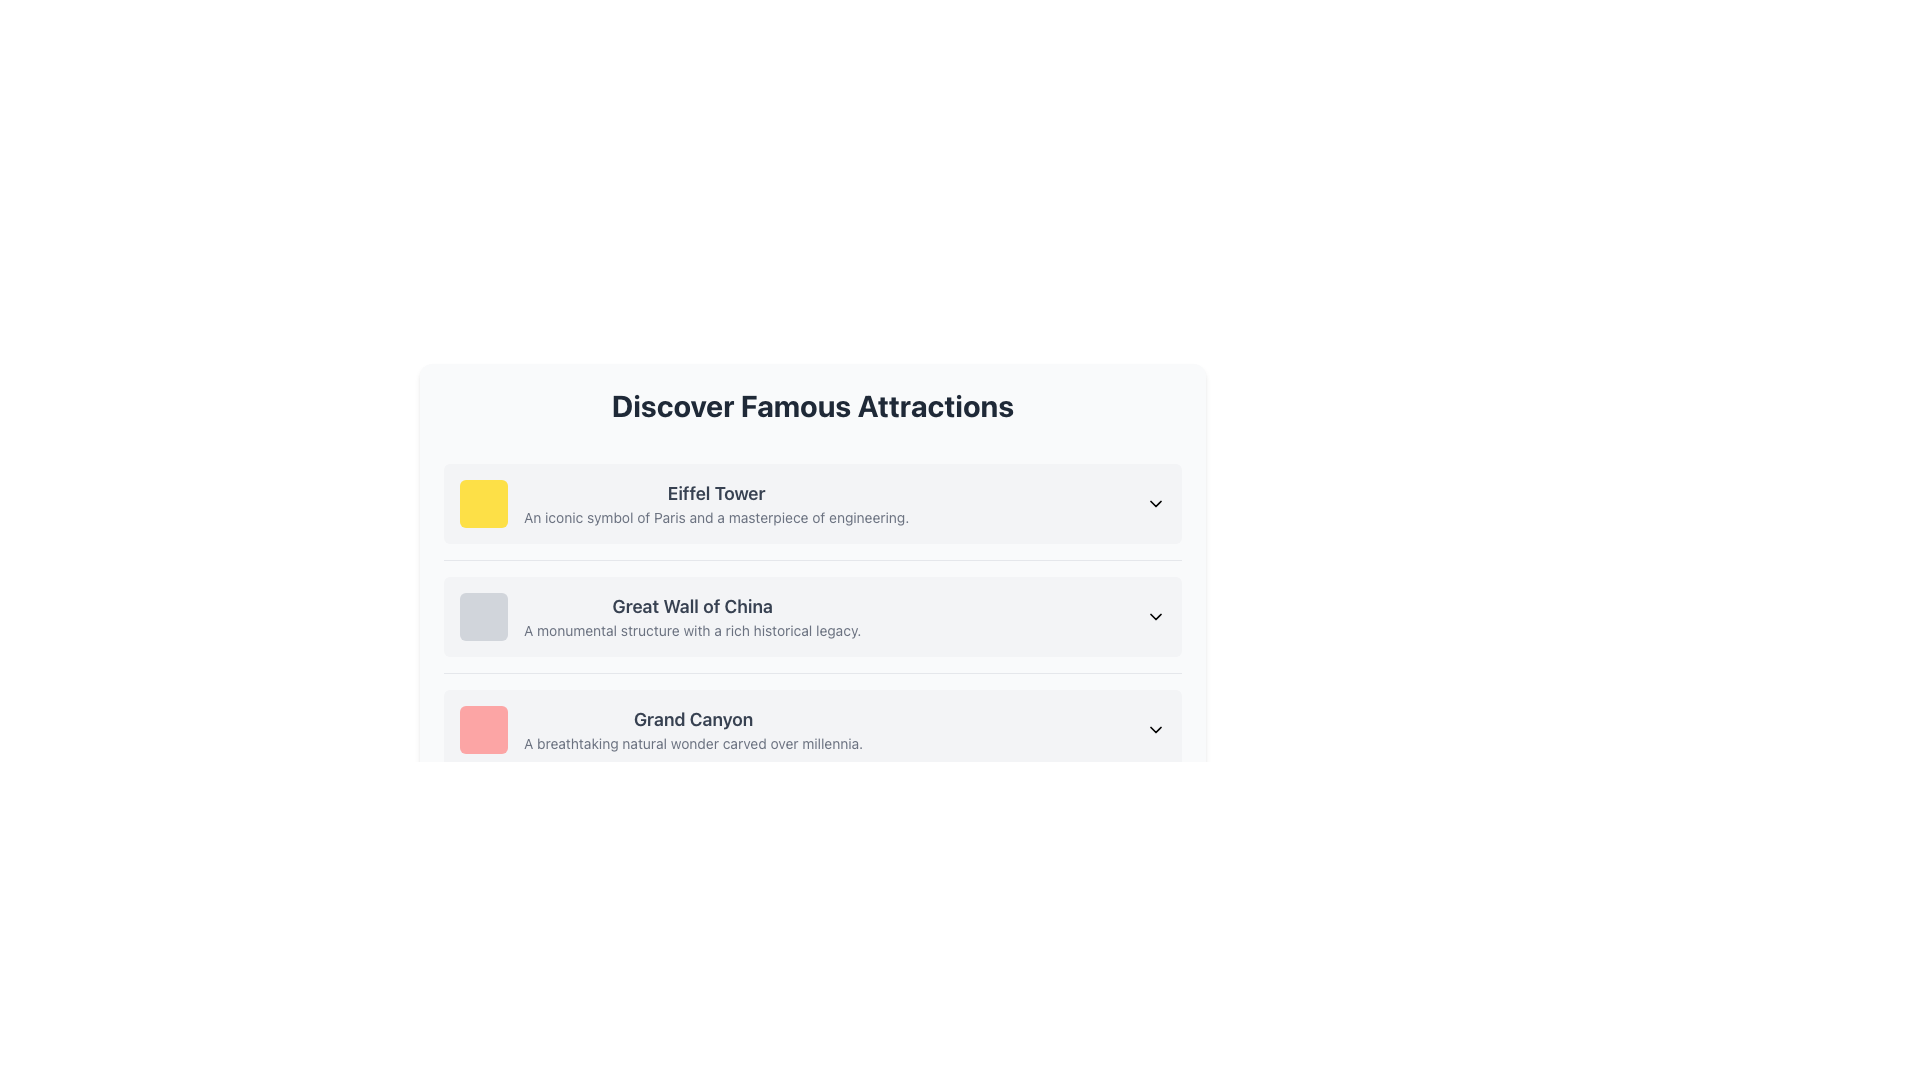 The height and width of the screenshot is (1080, 1920). What do you see at coordinates (484, 729) in the screenshot?
I see `the small square decorative component with a red background located on the far-left side of the 'Grand Canyon' row` at bounding box center [484, 729].